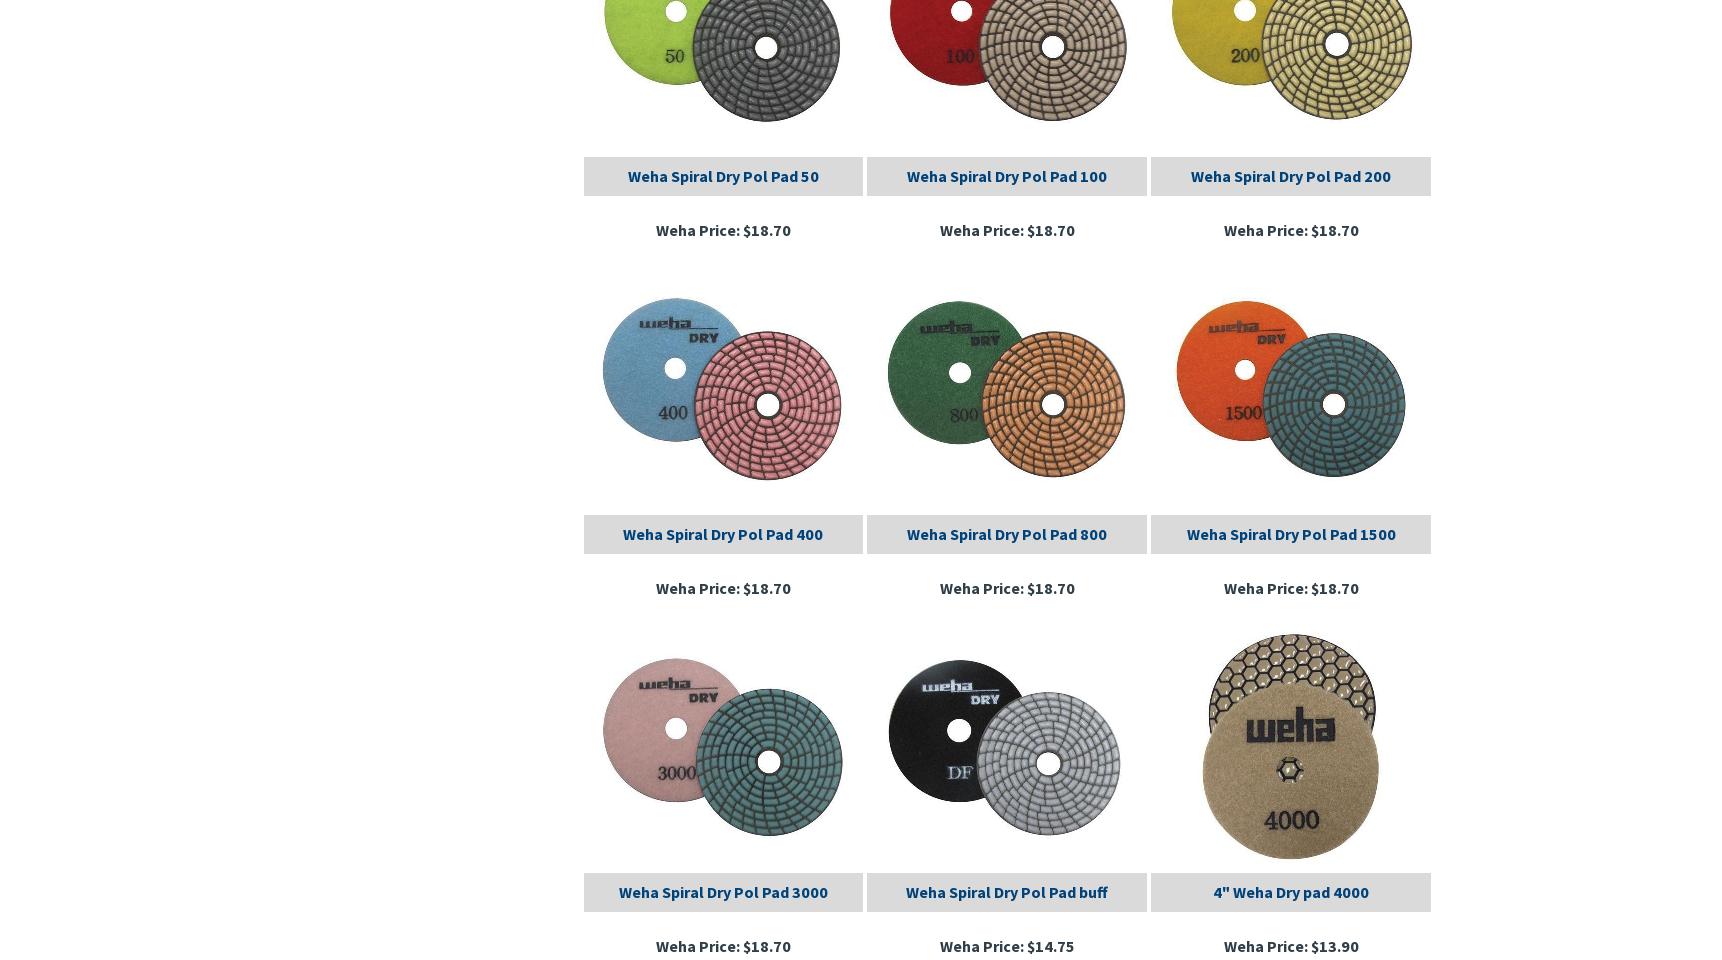 The image size is (1722, 960). Describe the element at coordinates (1007, 889) in the screenshot. I see `'Weha Spiral Dry Pol Pad buff'` at that location.